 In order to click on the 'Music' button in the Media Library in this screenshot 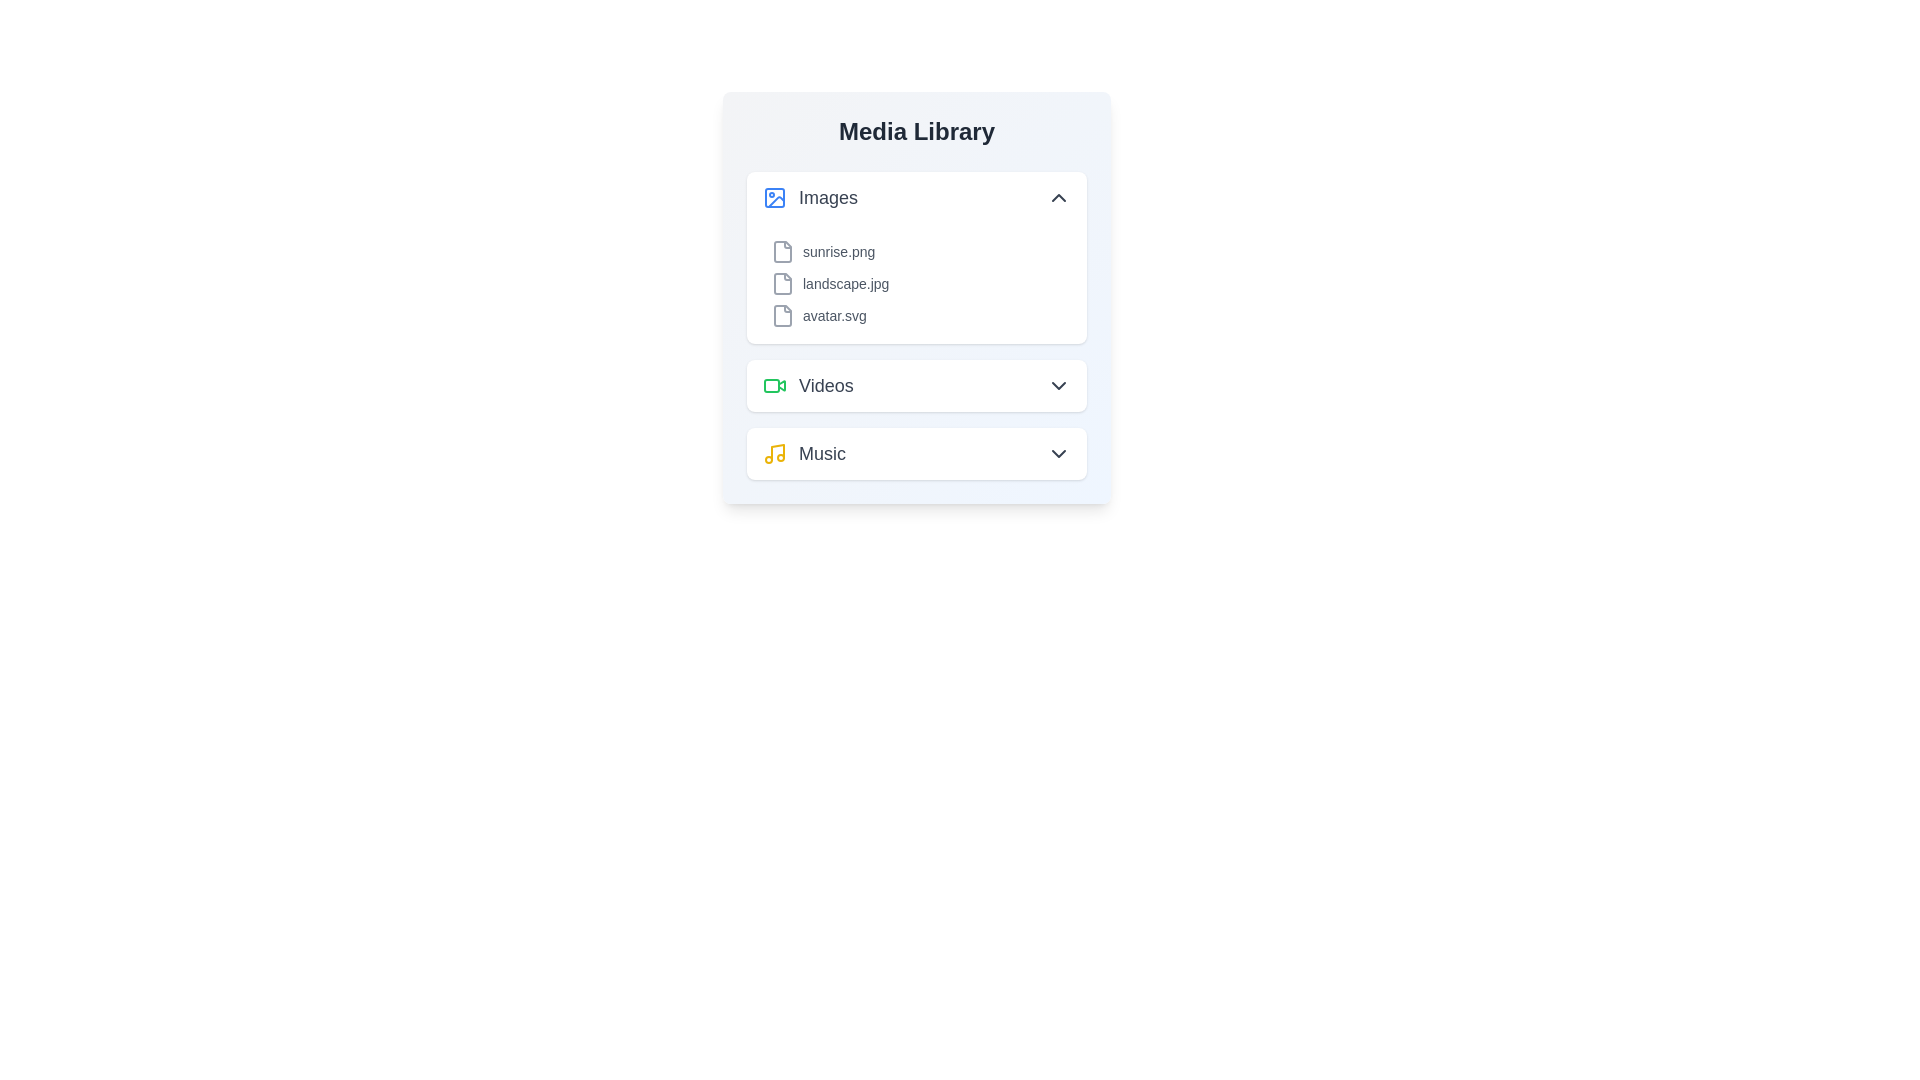, I will do `click(915, 454)`.